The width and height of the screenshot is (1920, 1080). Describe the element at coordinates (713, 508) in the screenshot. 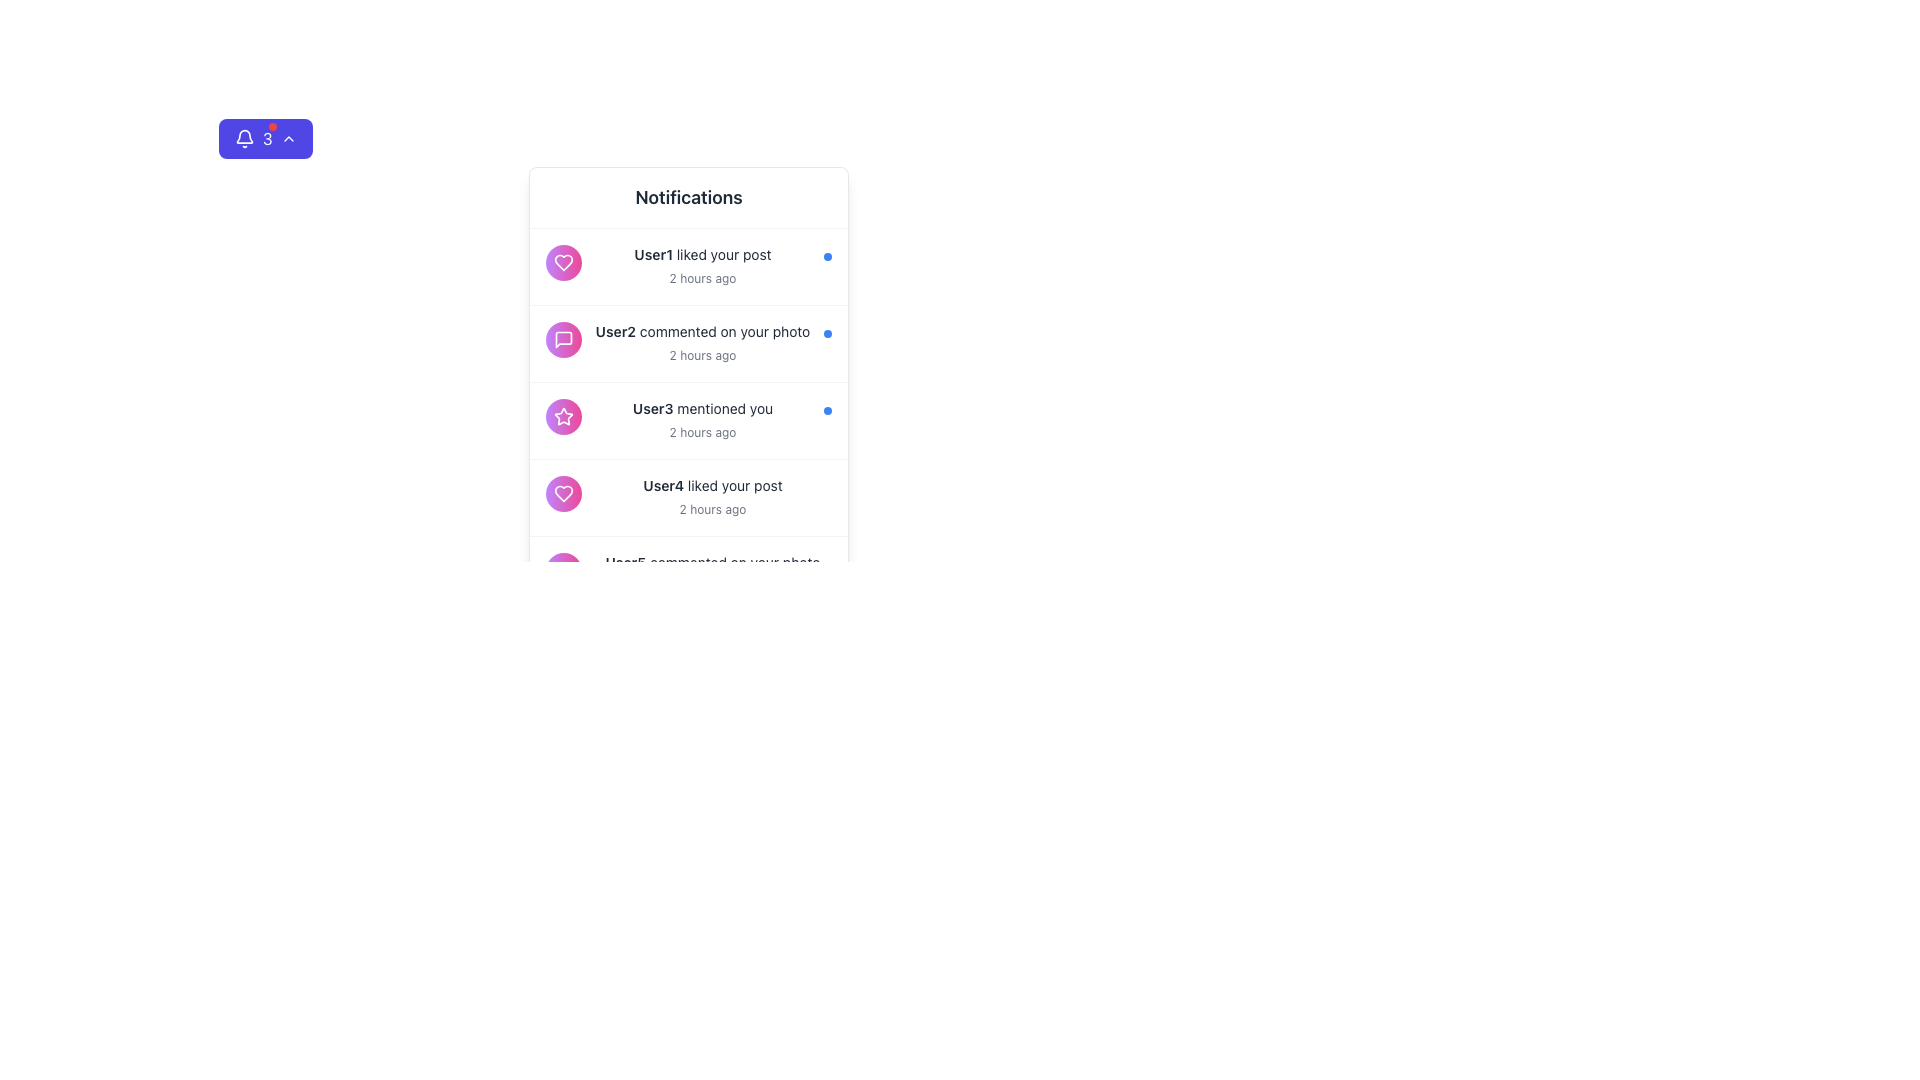

I see `timestamp displayed in the fourth notification from the top, which indicates the time elapsed since 'User4 liked your post'` at that location.